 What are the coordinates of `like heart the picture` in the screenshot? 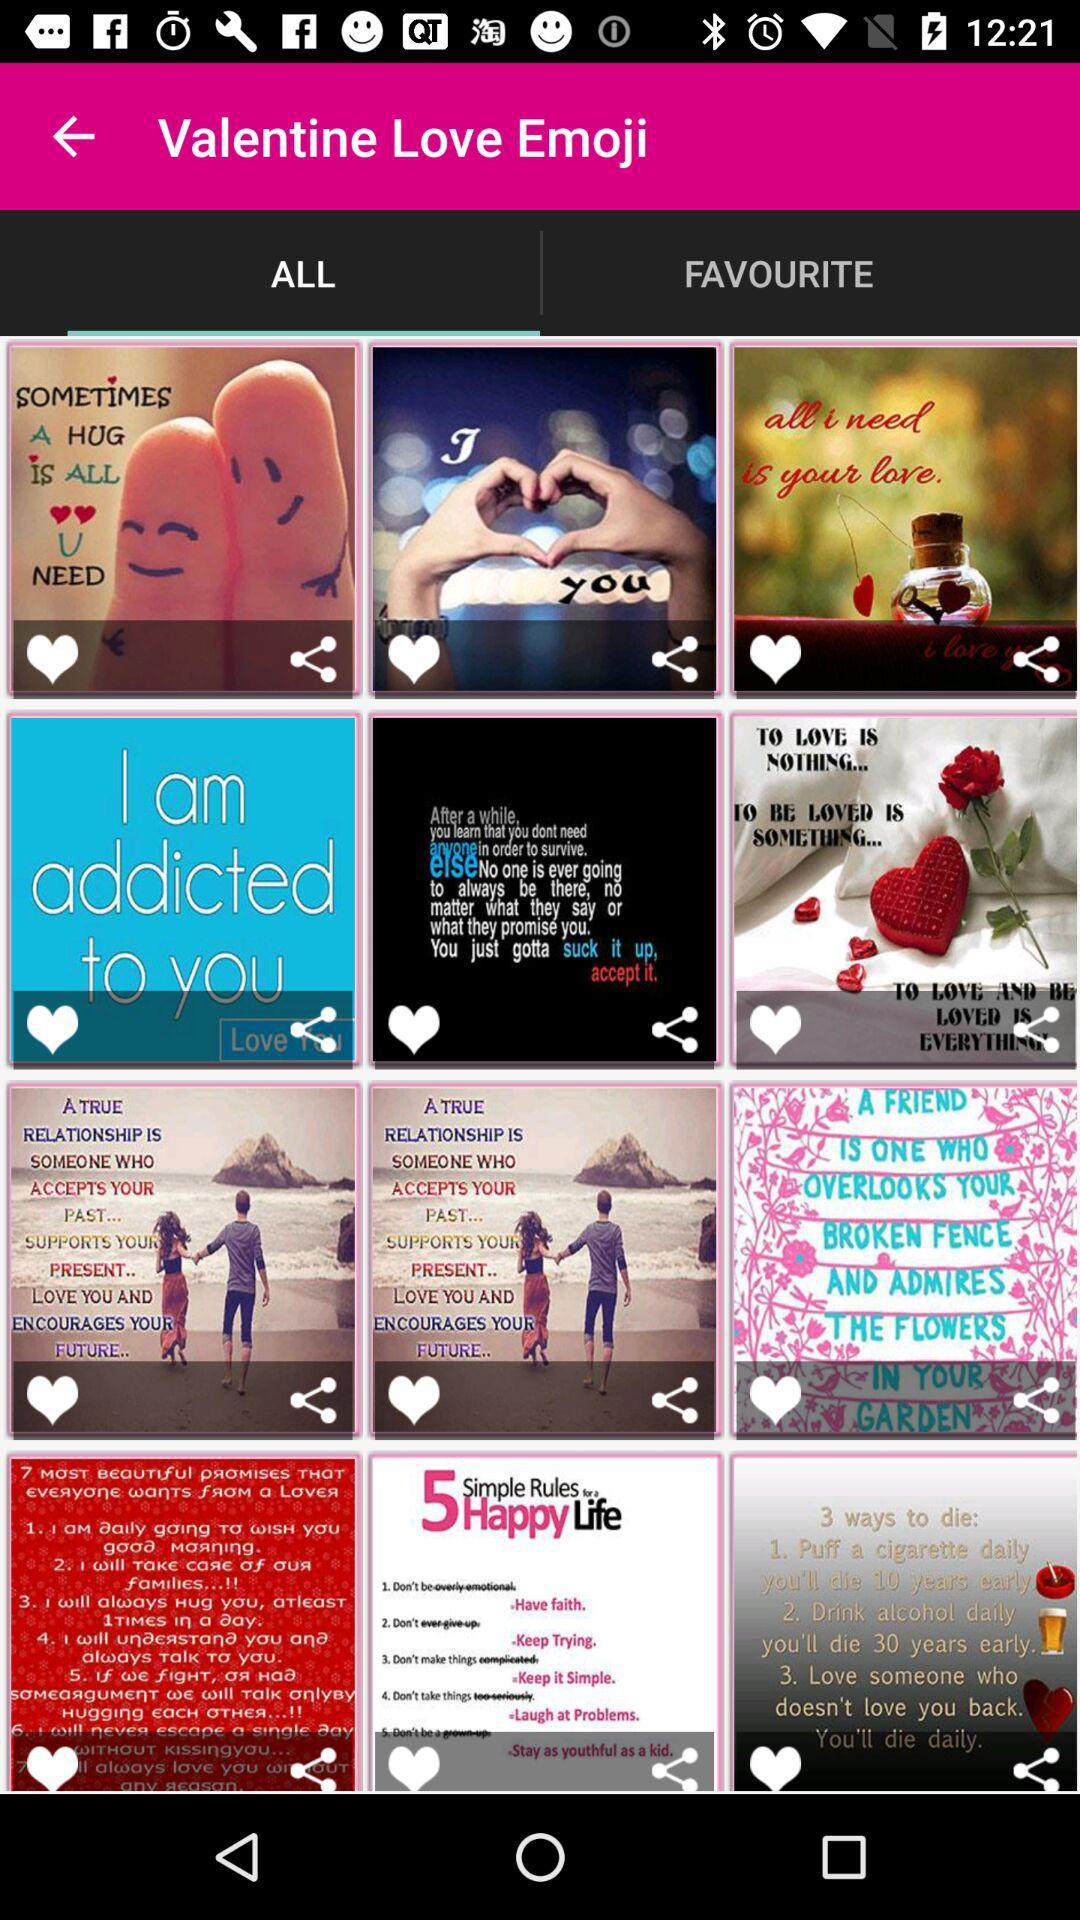 It's located at (412, 659).